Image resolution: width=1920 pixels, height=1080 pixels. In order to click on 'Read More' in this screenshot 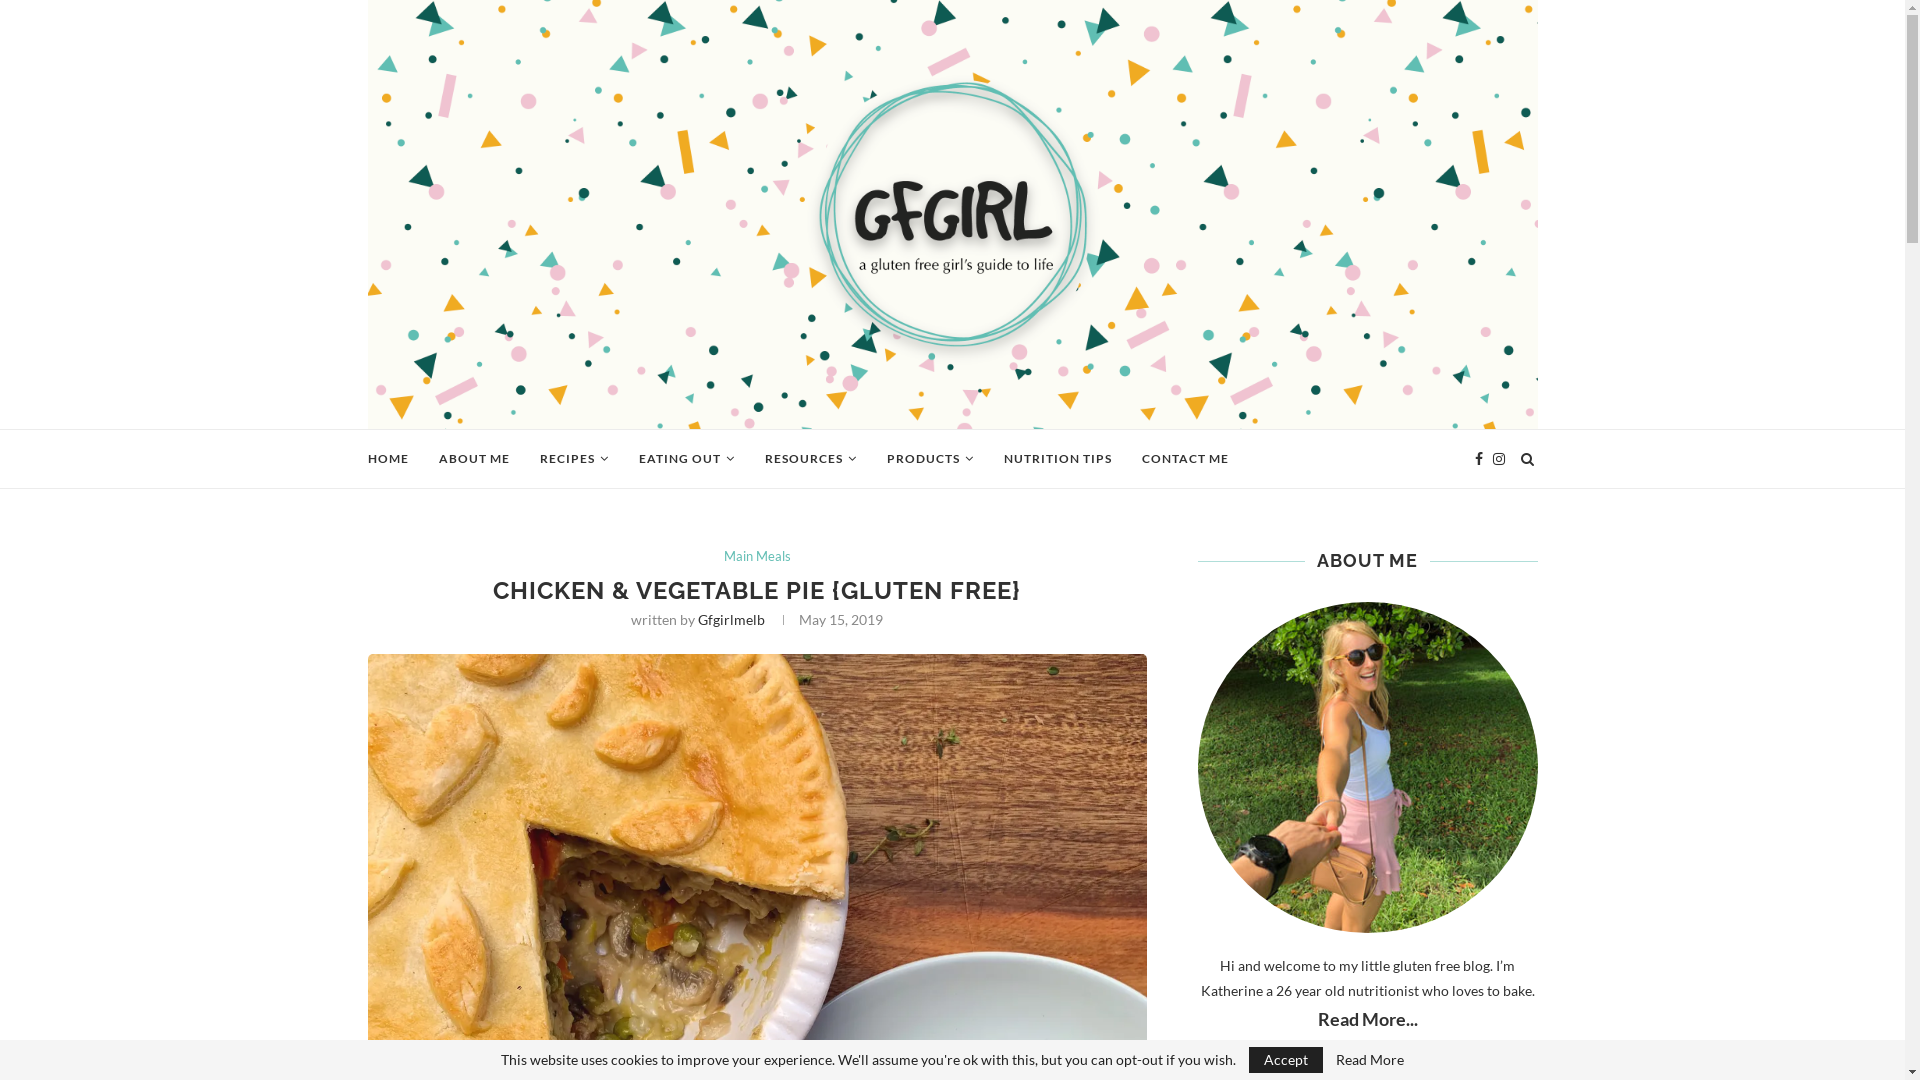, I will do `click(1368, 1059)`.